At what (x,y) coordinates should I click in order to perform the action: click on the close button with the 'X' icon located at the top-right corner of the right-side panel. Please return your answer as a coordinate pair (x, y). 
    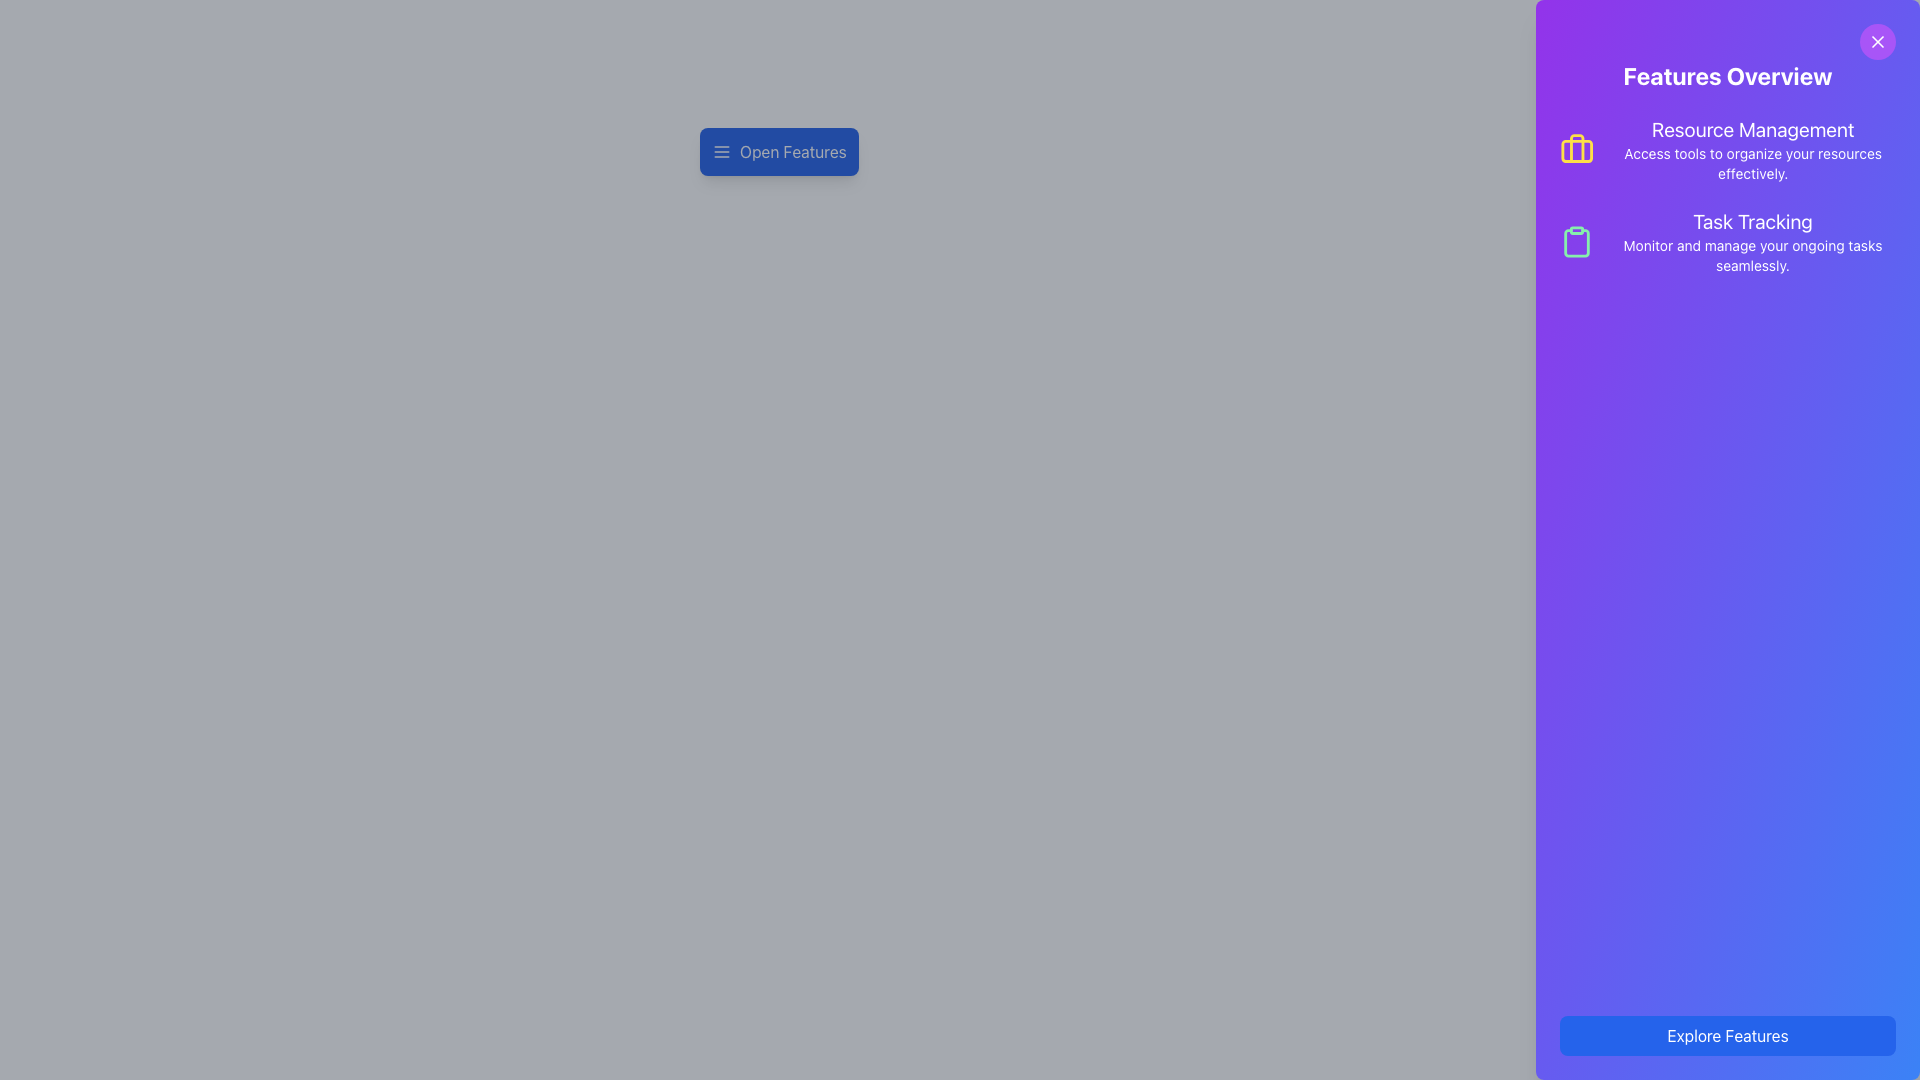
    Looking at the image, I should click on (1876, 42).